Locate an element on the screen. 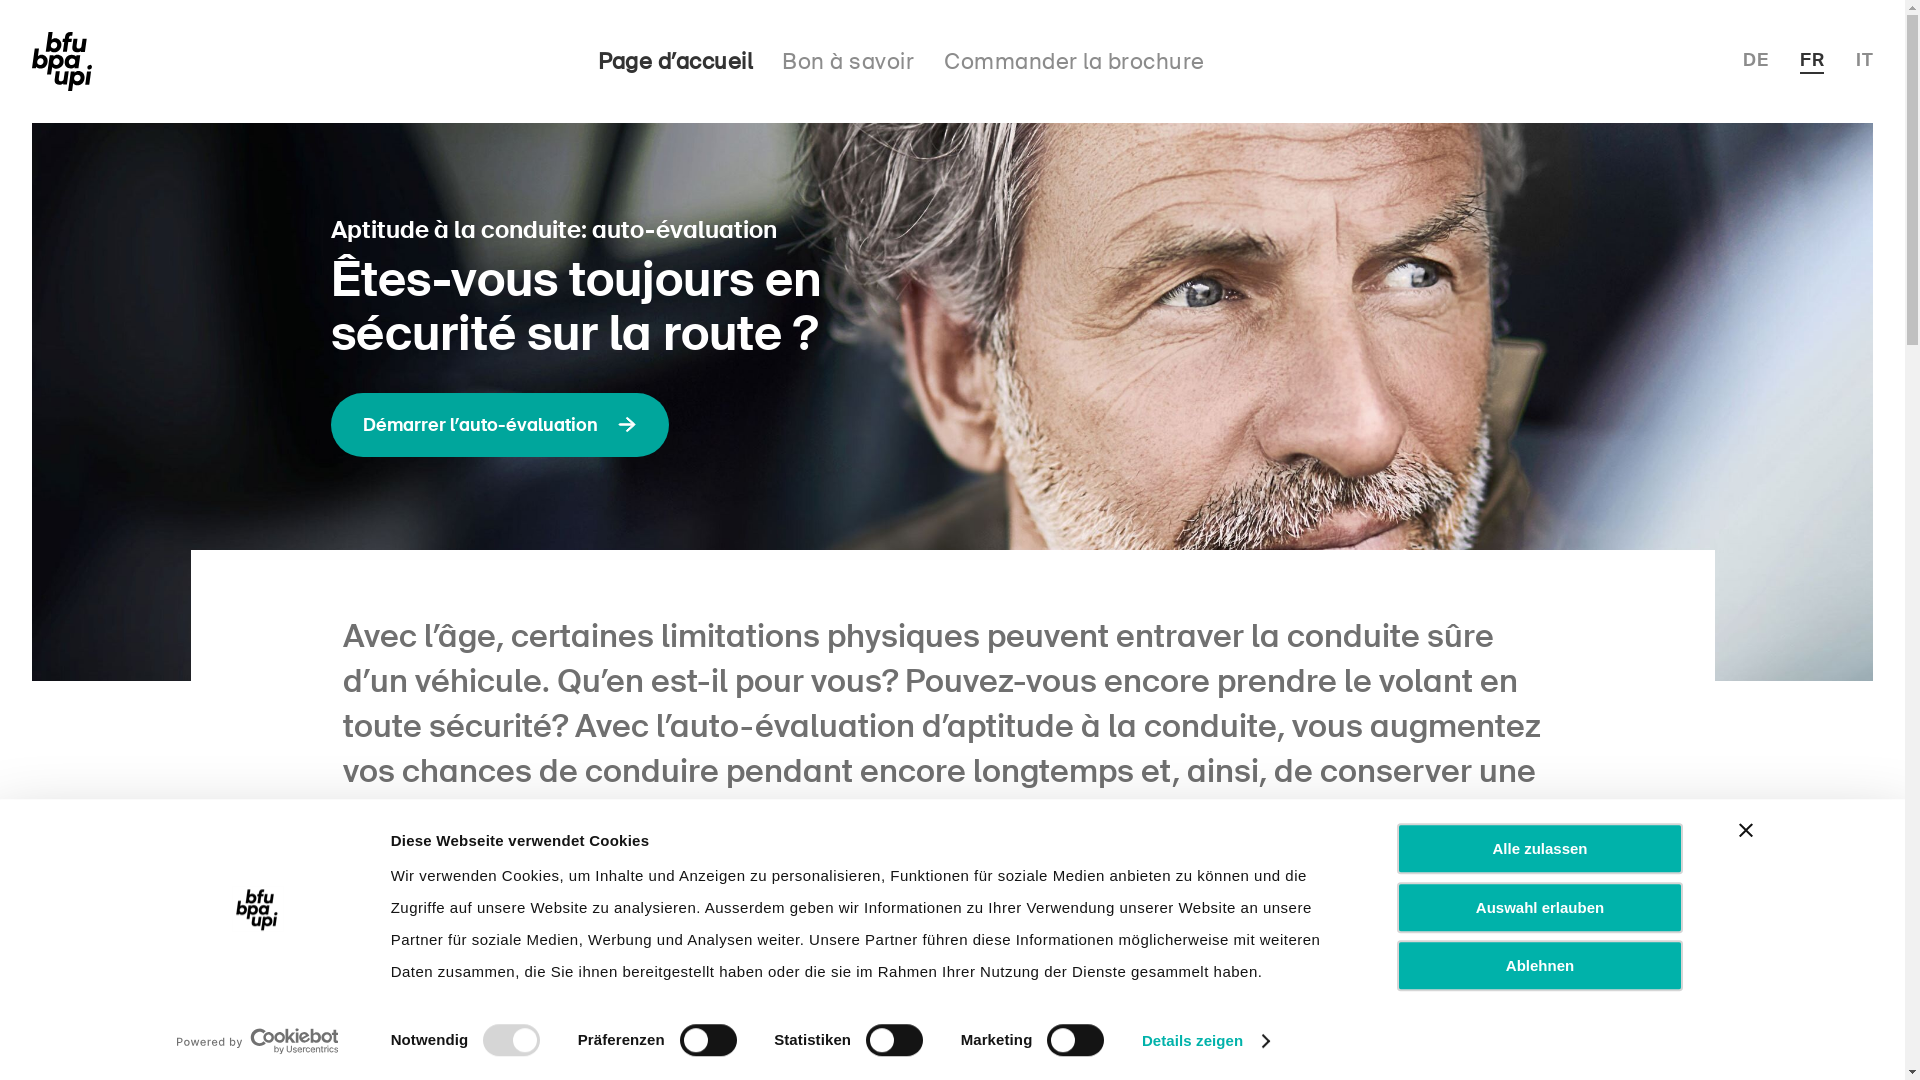  'Alle zulassen' is located at coordinates (1539, 848).